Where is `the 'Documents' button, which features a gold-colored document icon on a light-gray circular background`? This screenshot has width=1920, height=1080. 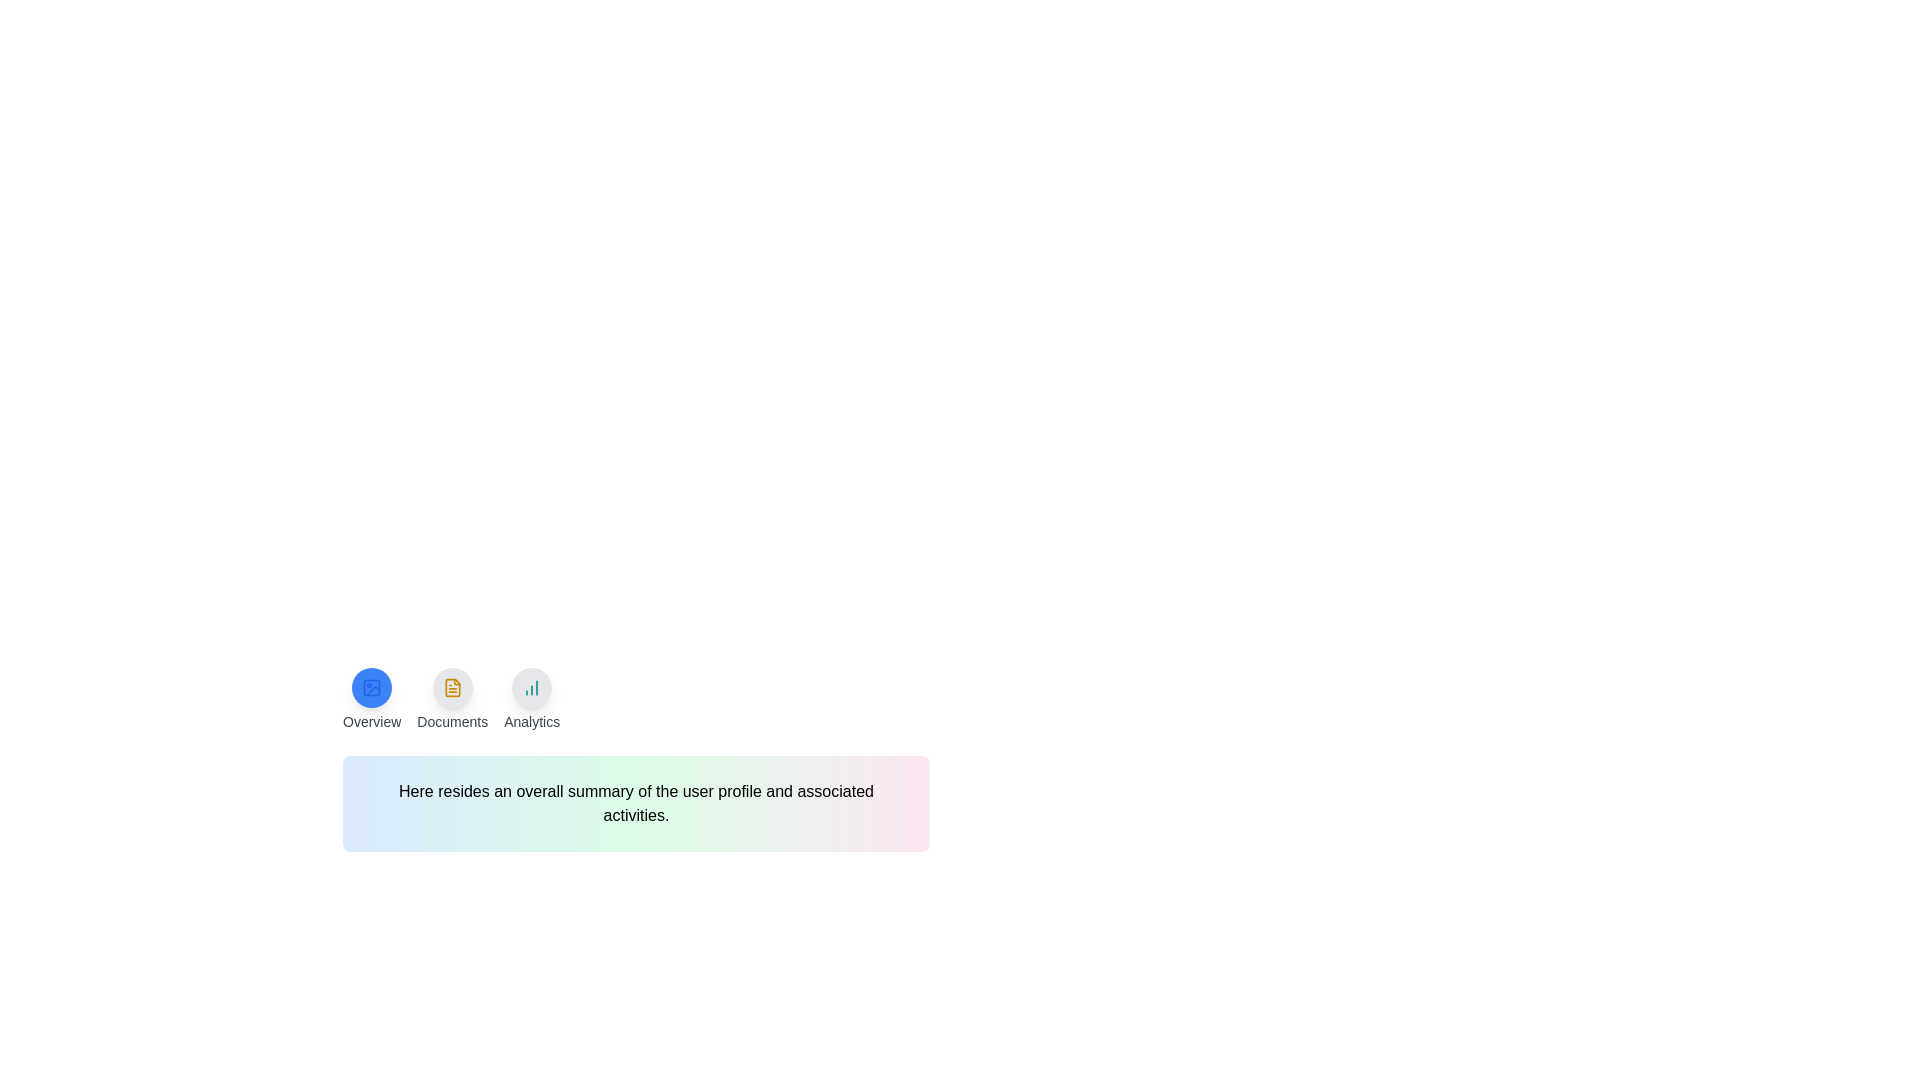
the 'Documents' button, which features a gold-colored document icon on a light-gray circular background is located at coordinates (451, 698).